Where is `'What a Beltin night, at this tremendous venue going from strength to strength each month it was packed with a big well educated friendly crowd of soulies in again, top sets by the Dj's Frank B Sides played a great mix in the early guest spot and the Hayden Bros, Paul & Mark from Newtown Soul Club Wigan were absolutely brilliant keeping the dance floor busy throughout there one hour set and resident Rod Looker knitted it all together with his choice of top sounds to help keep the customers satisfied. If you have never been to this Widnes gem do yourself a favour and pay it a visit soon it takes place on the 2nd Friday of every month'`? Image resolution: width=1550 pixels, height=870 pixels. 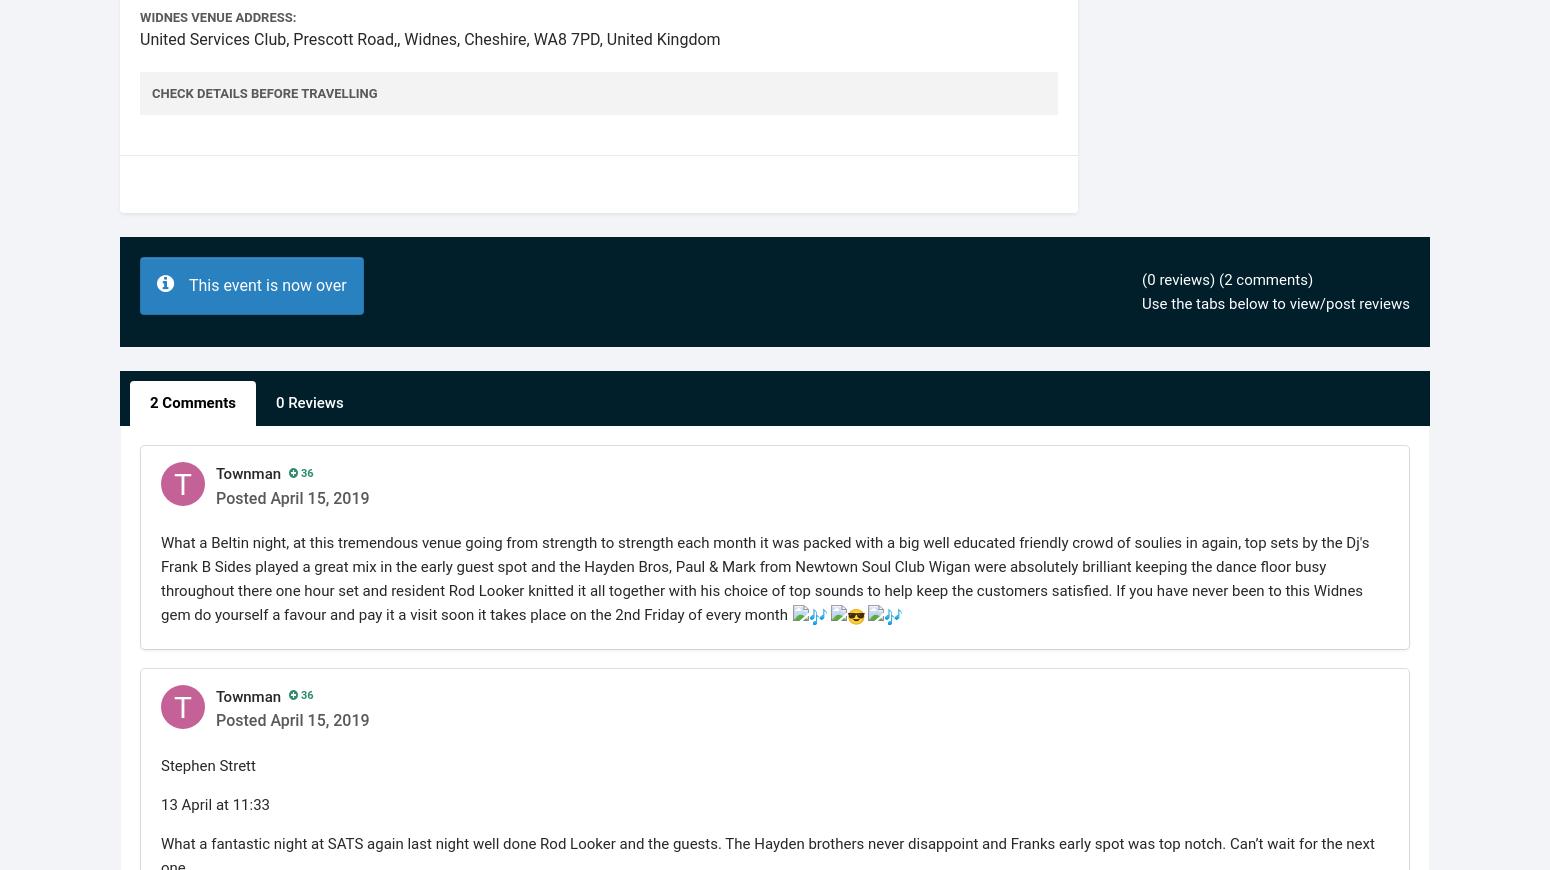 'What a Beltin night, at this tremendous venue going from strength to strength each month it was packed with a big well educated friendly crowd of soulies in again, top sets by the Dj's Frank B Sides played a great mix in the early guest spot and the Hayden Bros, Paul & Mark from Newtown Soul Club Wigan were absolutely brilliant keeping the dance floor busy throughout there one hour set and resident Rod Looker knitted it all together with his choice of top sounds to help keep the customers satisfied. If you have never been to this Widnes gem do yourself a favour and pay it a visit soon it takes place on the 2nd Friday of every month' is located at coordinates (764, 577).